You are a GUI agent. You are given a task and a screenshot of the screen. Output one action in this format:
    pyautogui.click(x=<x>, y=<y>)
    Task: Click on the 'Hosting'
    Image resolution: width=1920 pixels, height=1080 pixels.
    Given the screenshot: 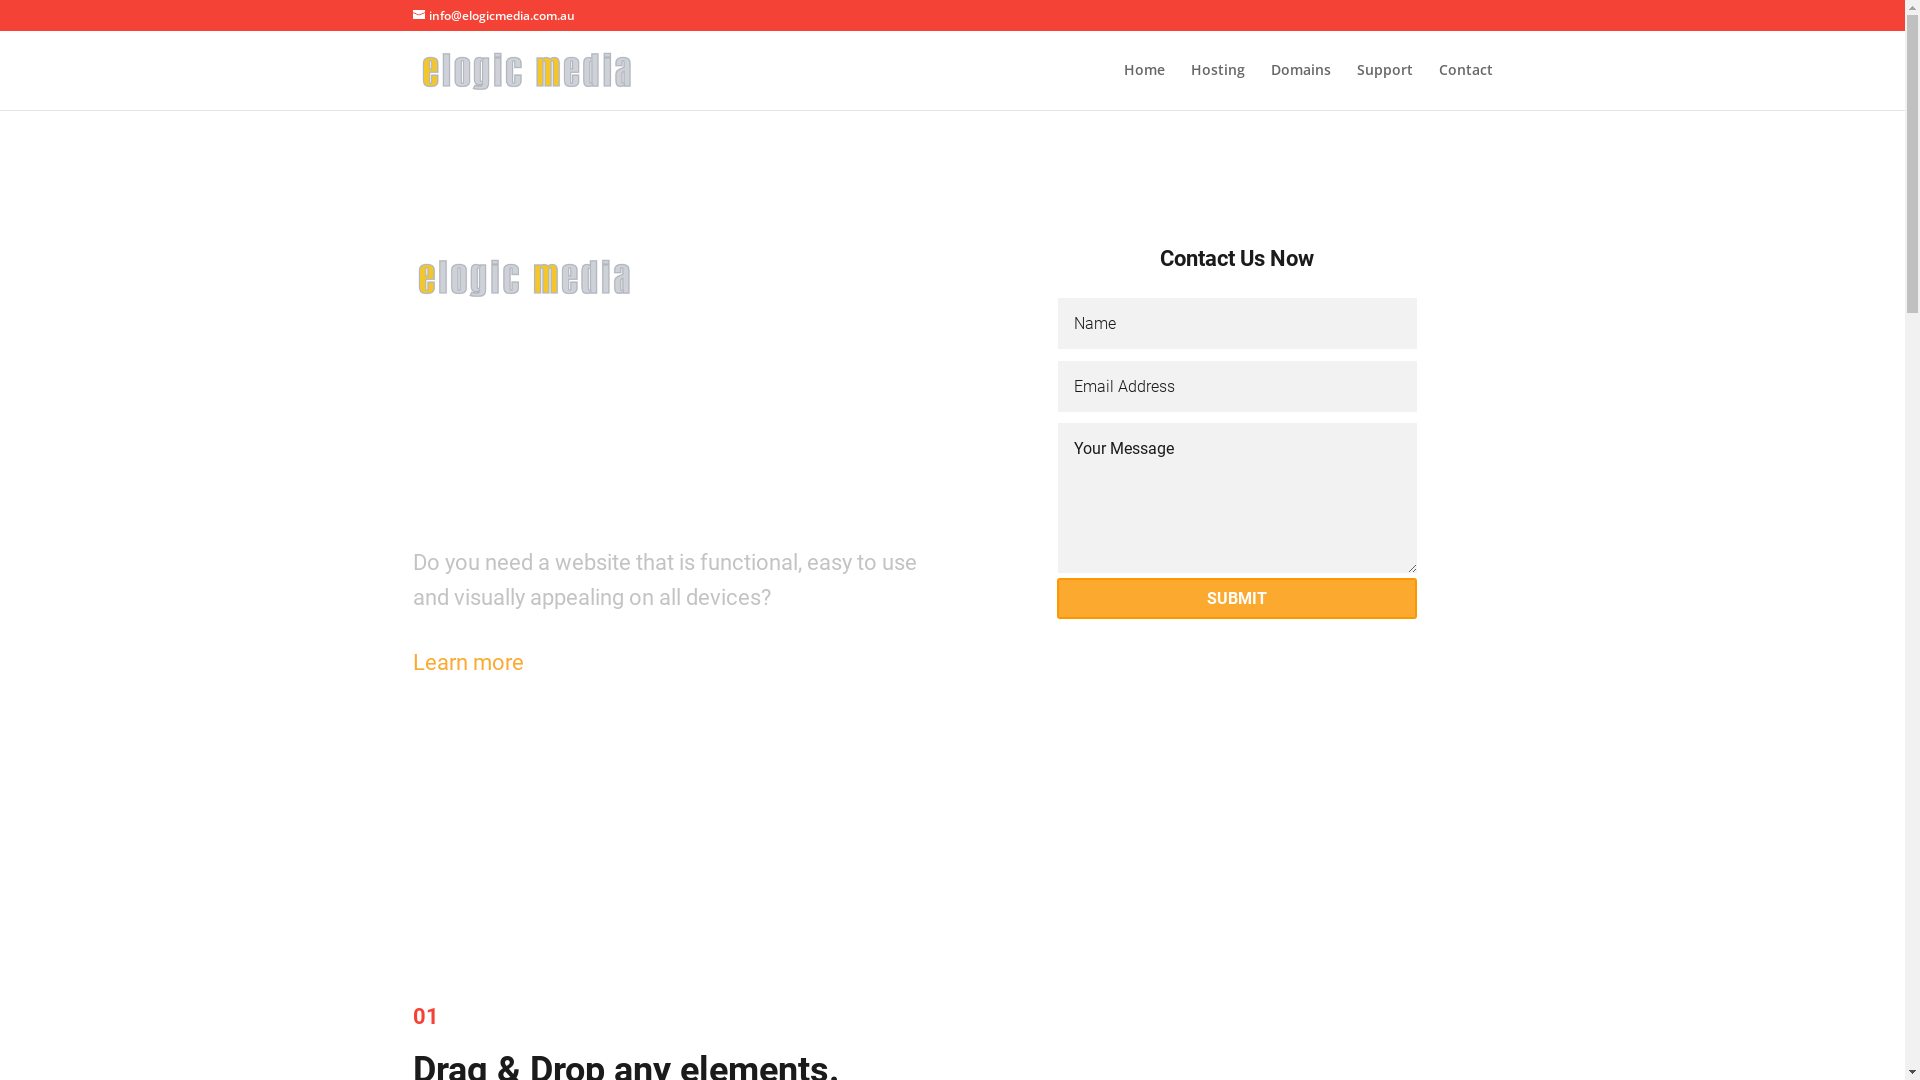 What is the action you would take?
    pyautogui.click(x=1216, y=85)
    